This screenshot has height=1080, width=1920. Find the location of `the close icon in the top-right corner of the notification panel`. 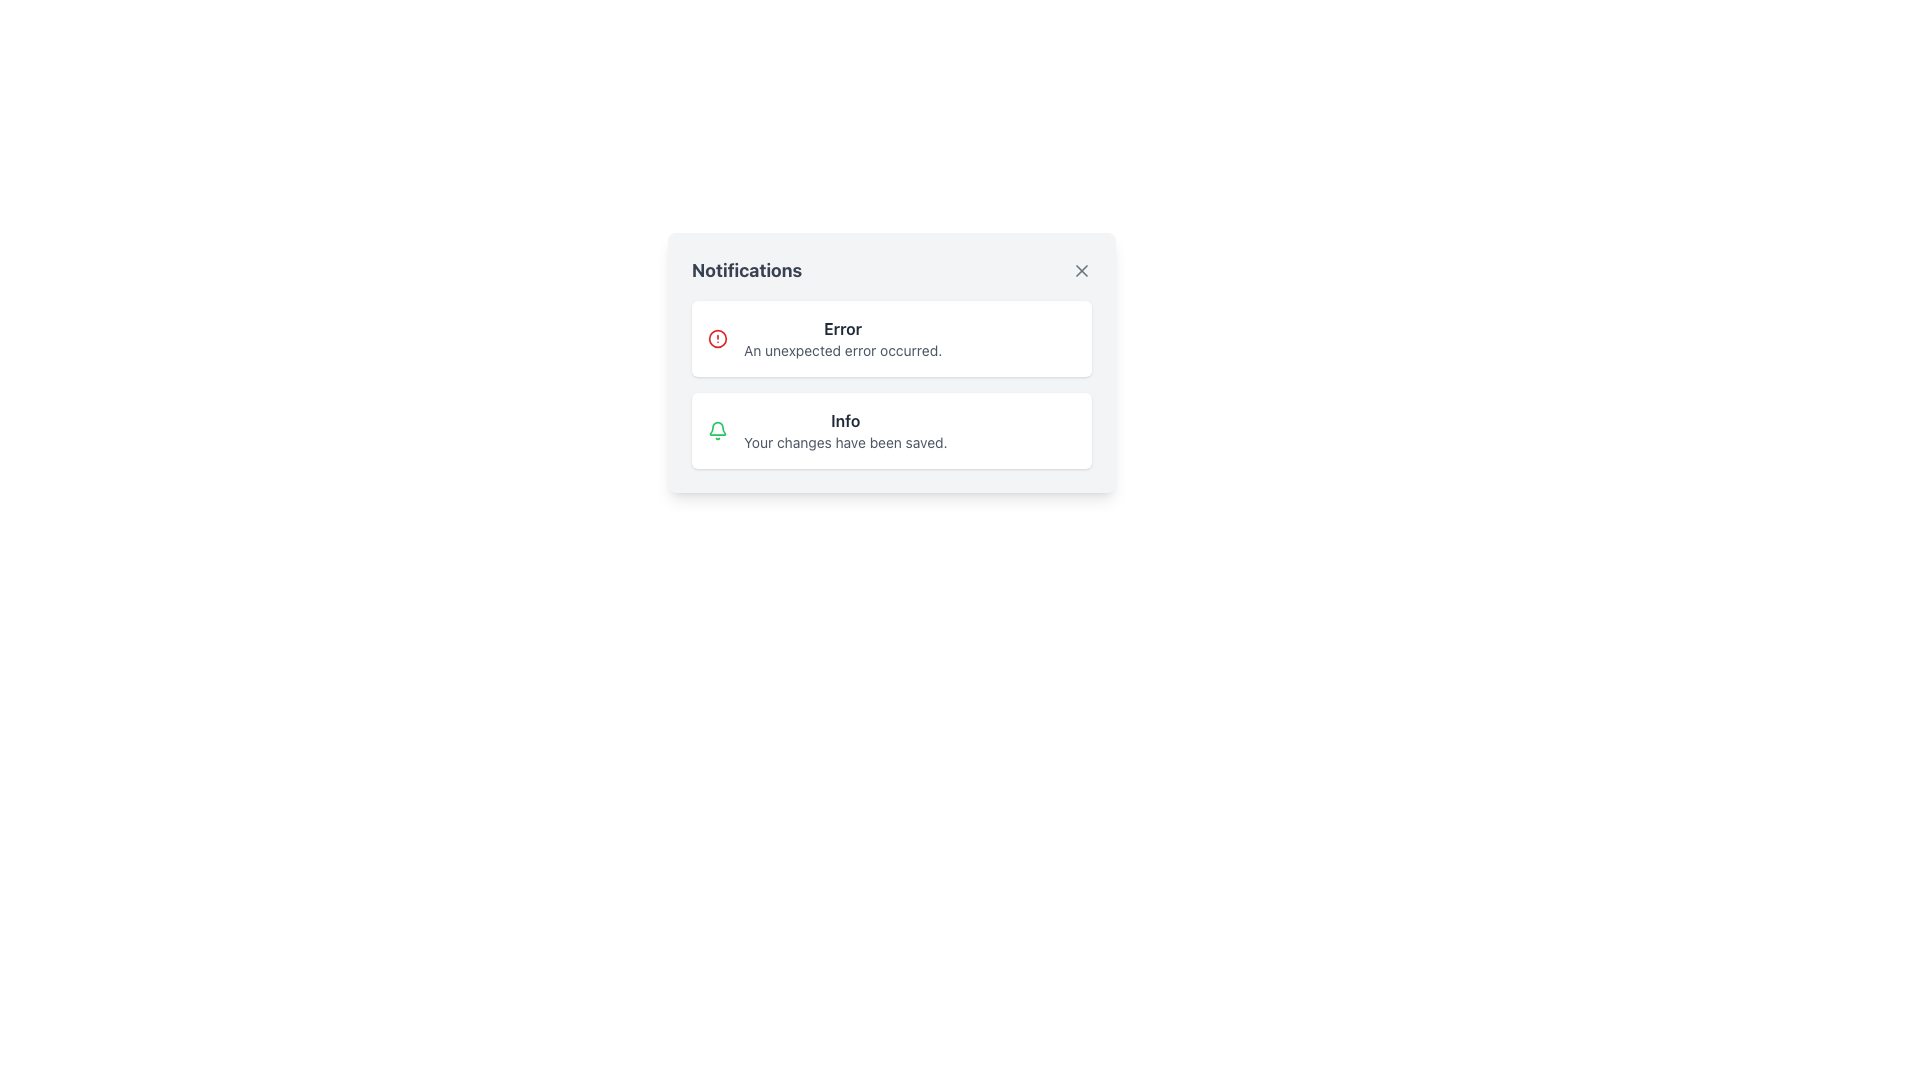

the close icon in the top-right corner of the notification panel is located at coordinates (1080, 270).